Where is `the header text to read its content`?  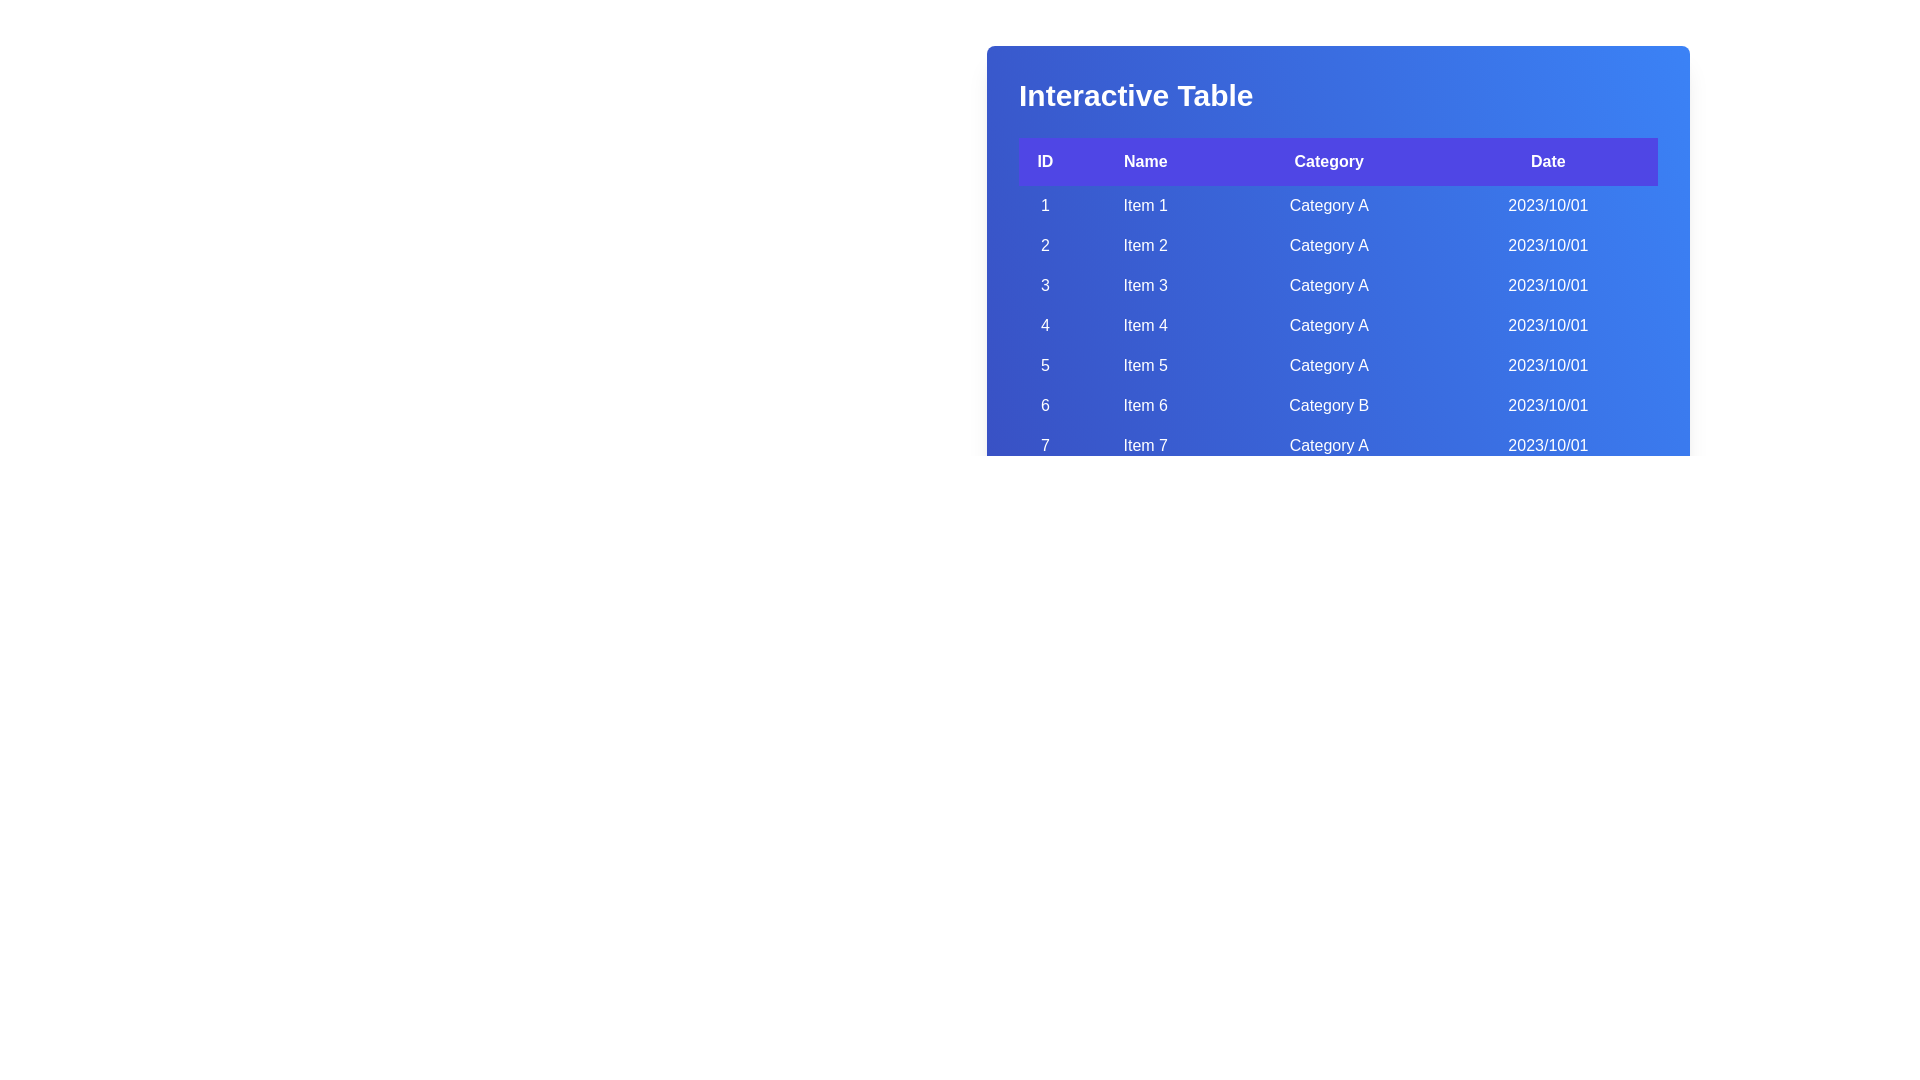 the header text to read its content is located at coordinates (1136, 96).